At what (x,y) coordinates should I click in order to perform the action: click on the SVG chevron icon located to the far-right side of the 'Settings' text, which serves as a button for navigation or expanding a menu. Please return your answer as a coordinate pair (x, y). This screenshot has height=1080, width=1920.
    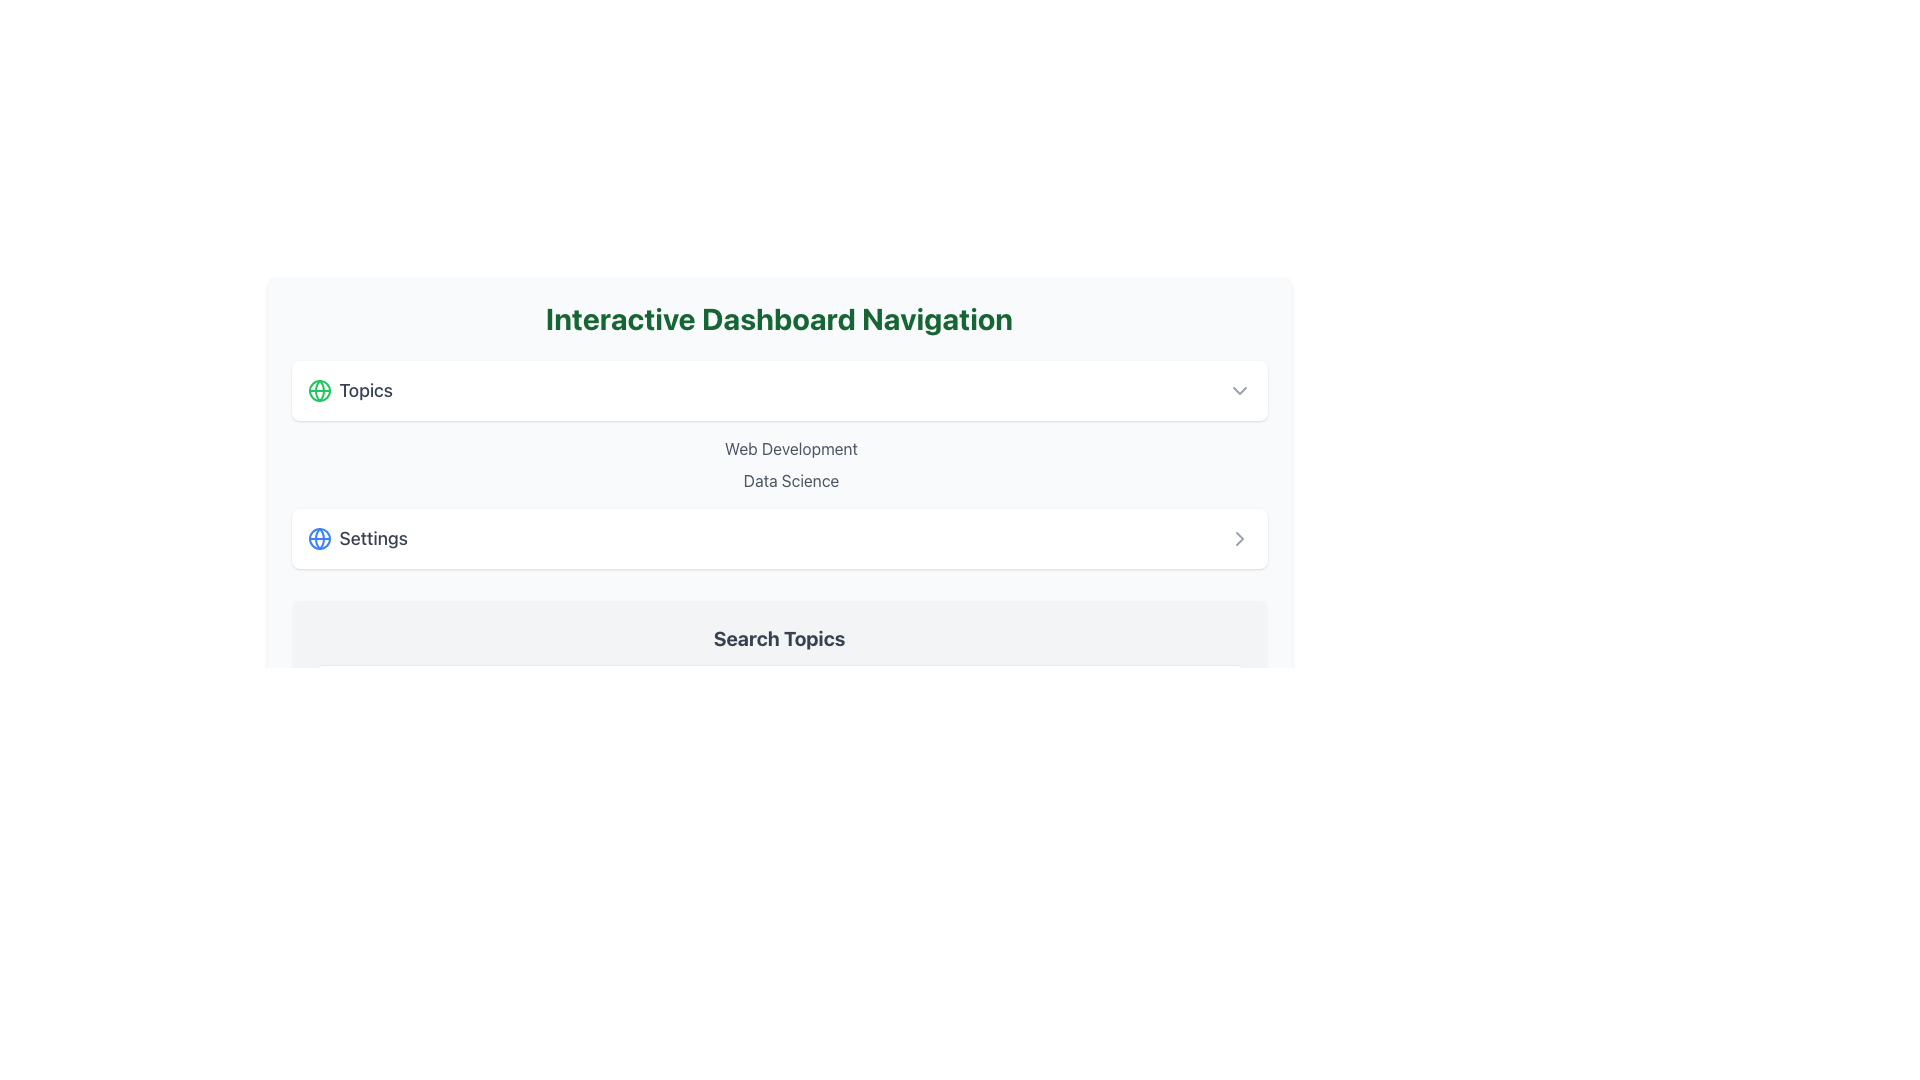
    Looking at the image, I should click on (1238, 538).